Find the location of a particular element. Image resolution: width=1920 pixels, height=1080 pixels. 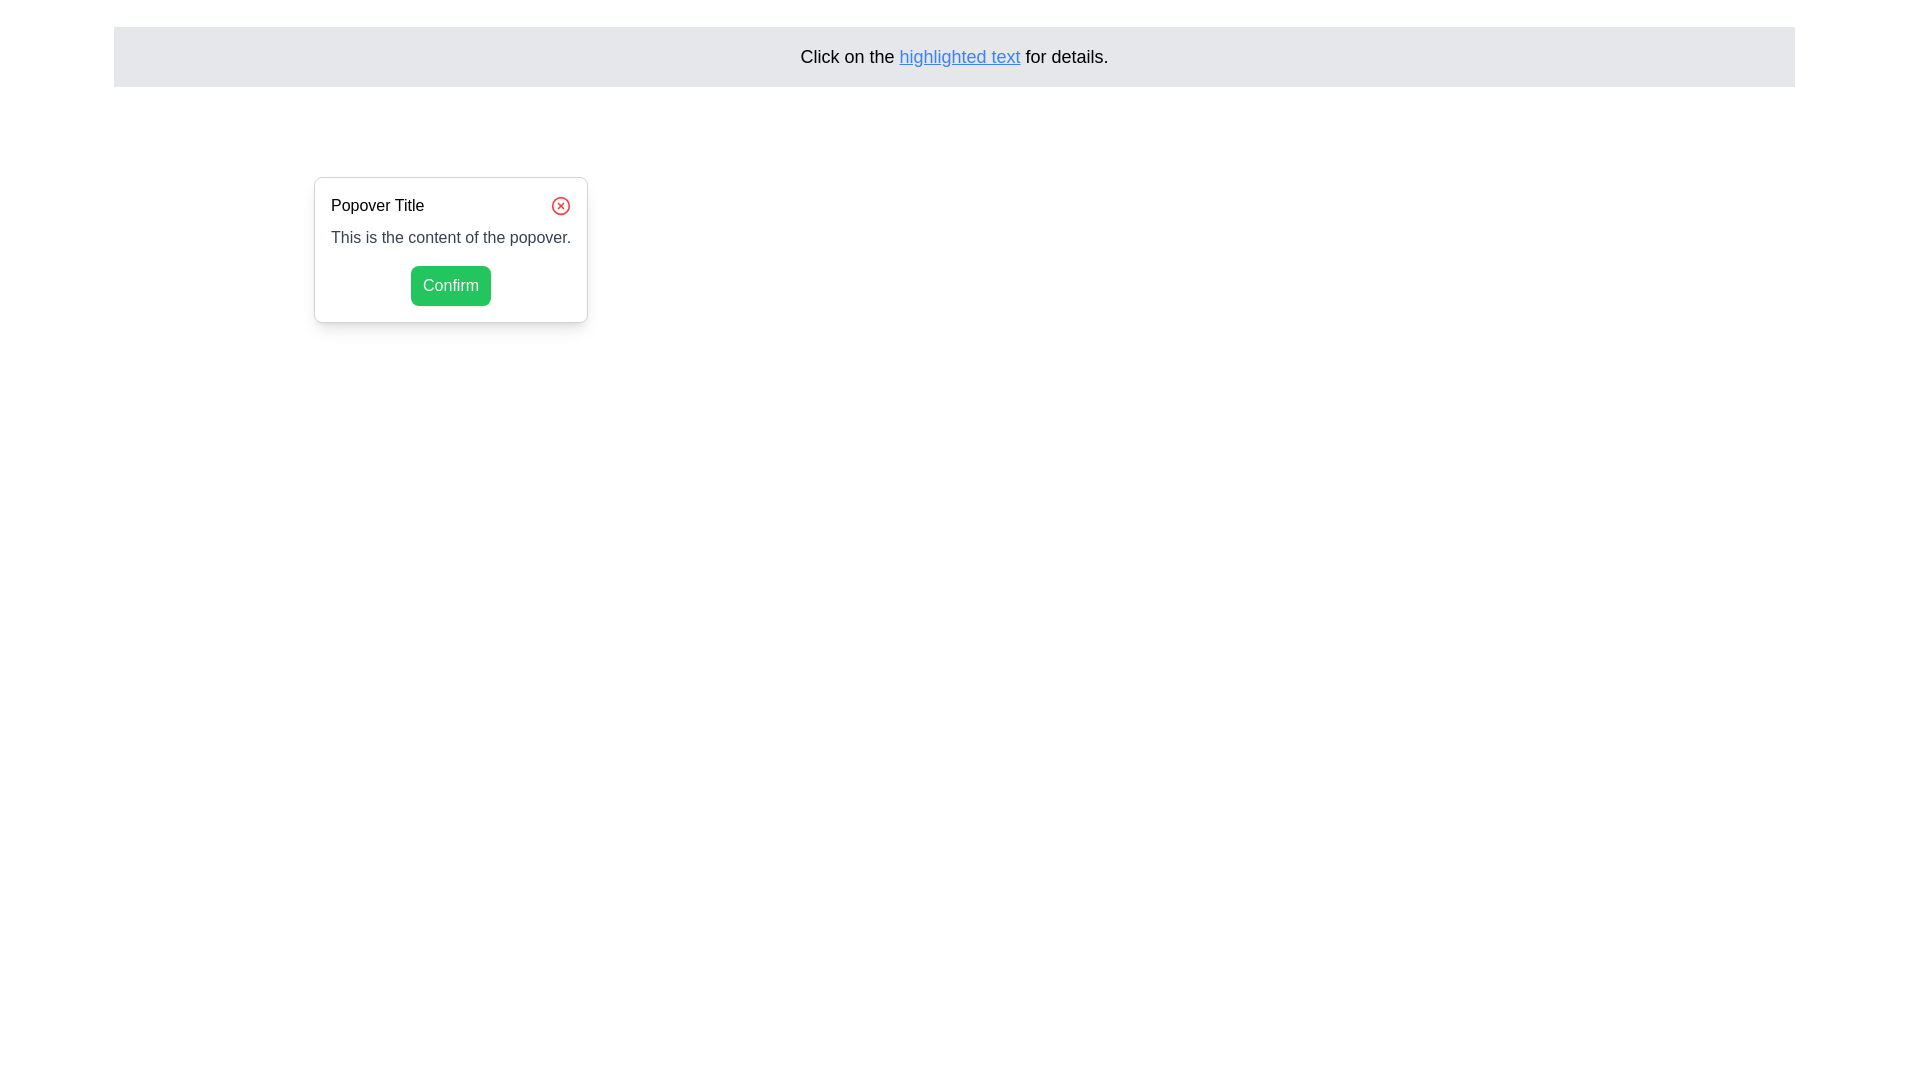

text heading displaying 'Popover Title' located at the top left of the popover interface is located at coordinates (377, 205).